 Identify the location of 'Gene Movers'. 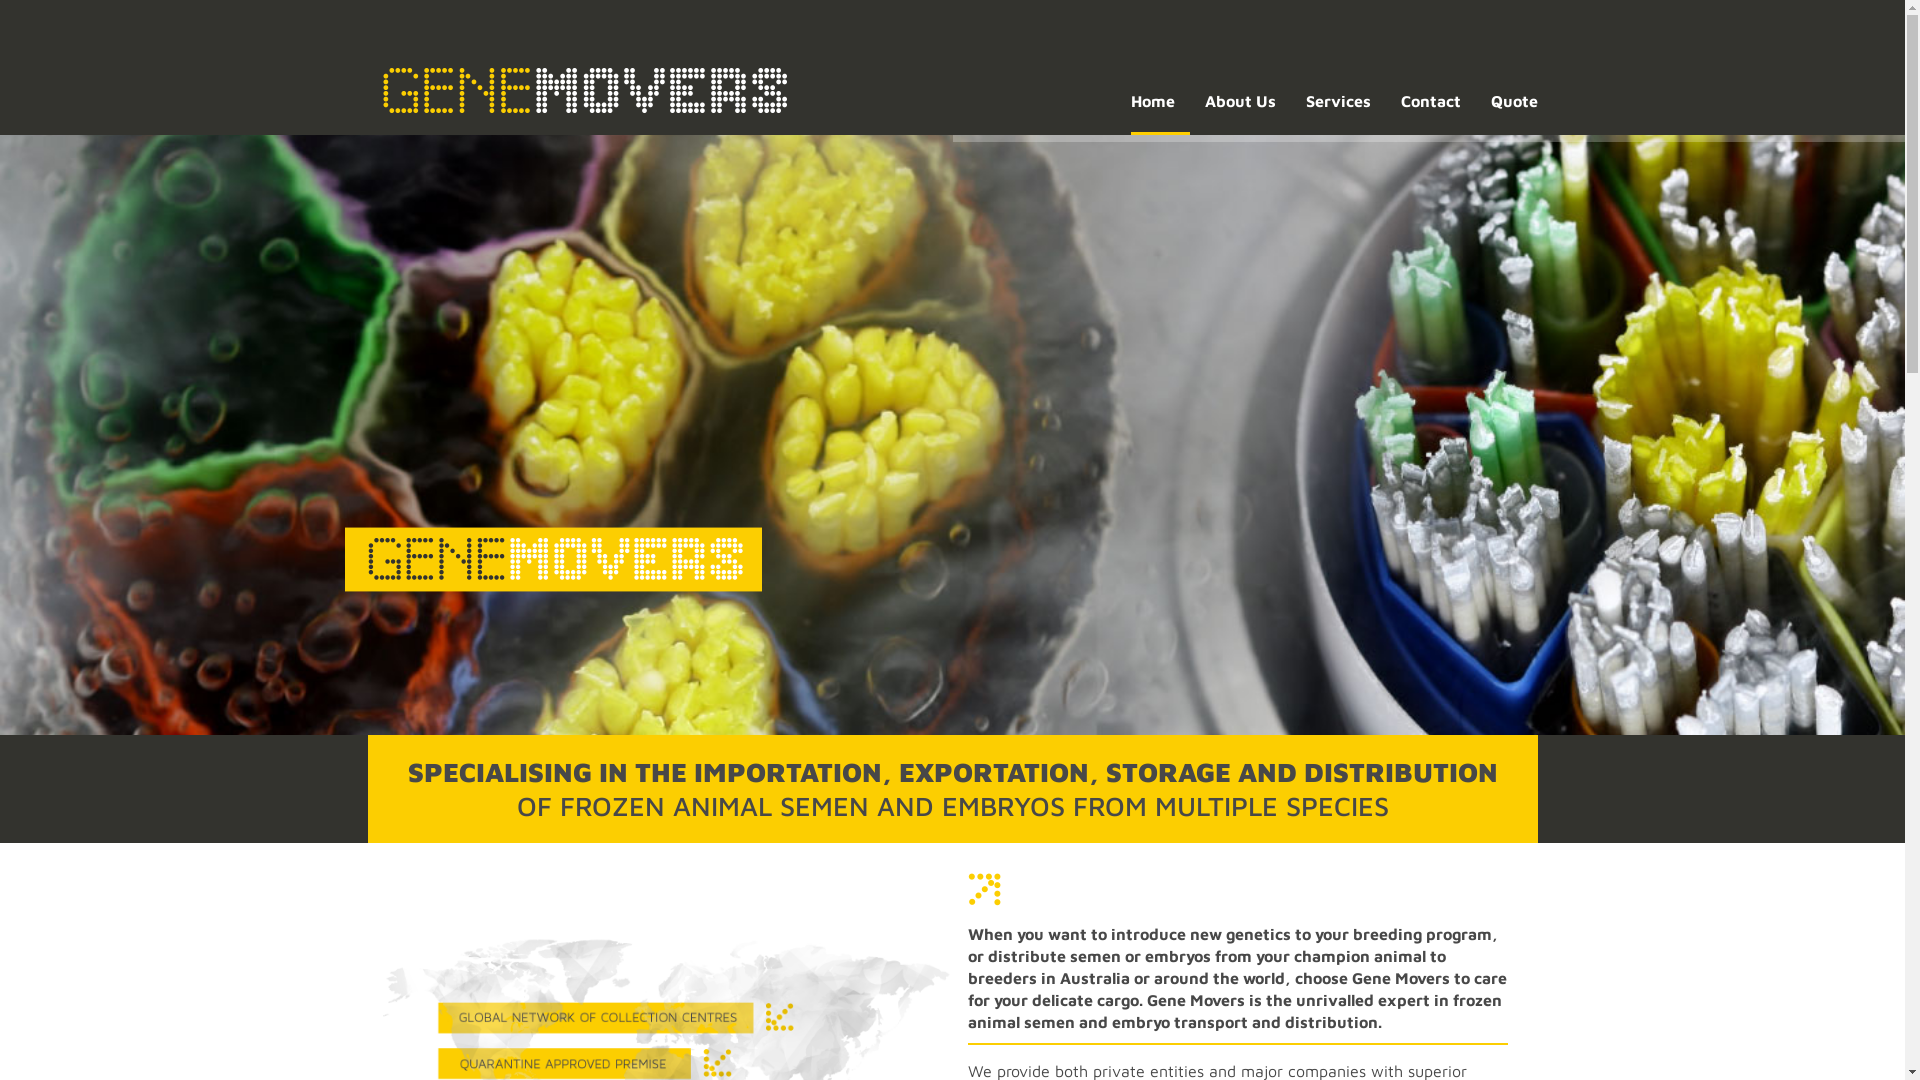
(583, 87).